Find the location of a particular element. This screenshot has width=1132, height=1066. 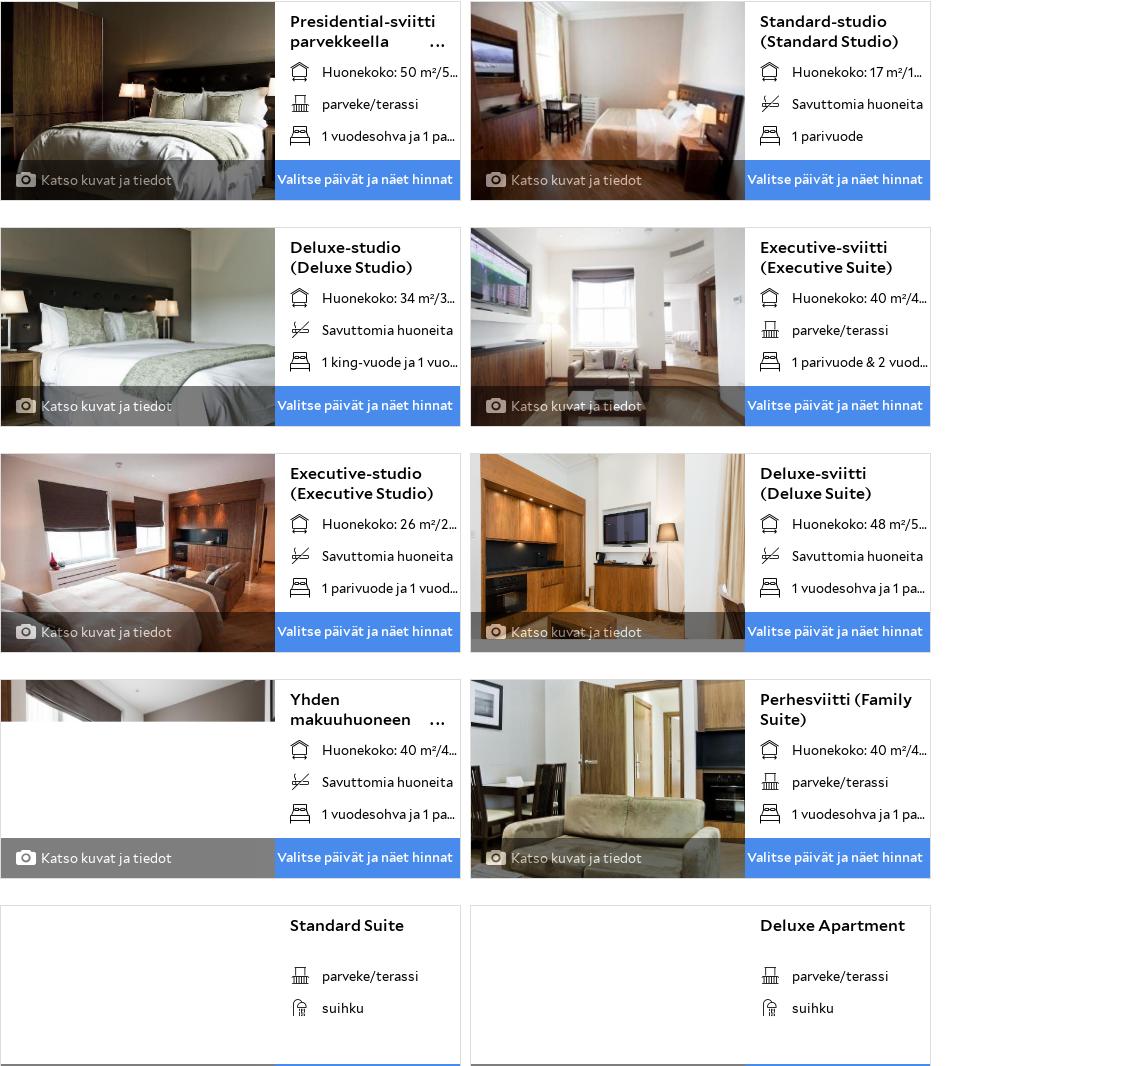

'Standard-studio (Standard Studio)' is located at coordinates (828, 30).